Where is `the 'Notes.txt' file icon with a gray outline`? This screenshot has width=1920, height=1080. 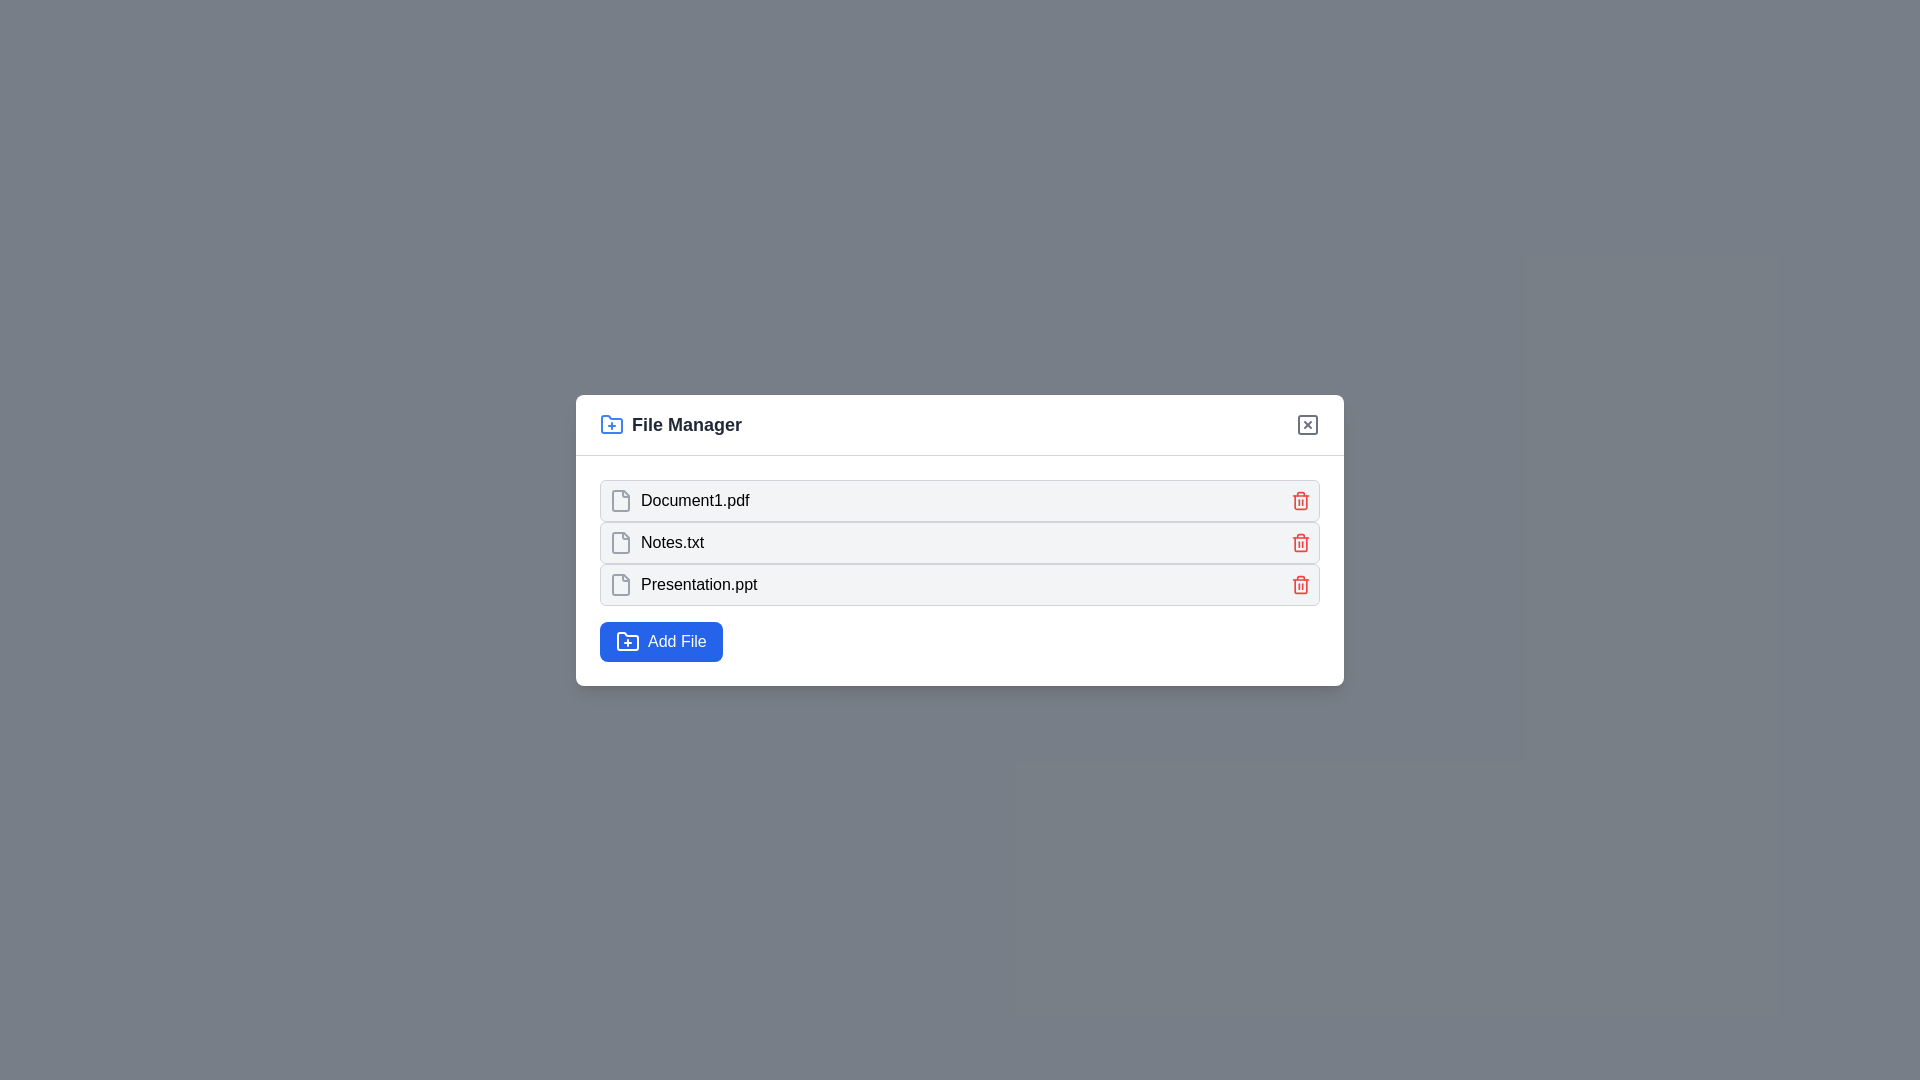
the 'Notes.txt' file icon with a gray outline is located at coordinates (656, 542).